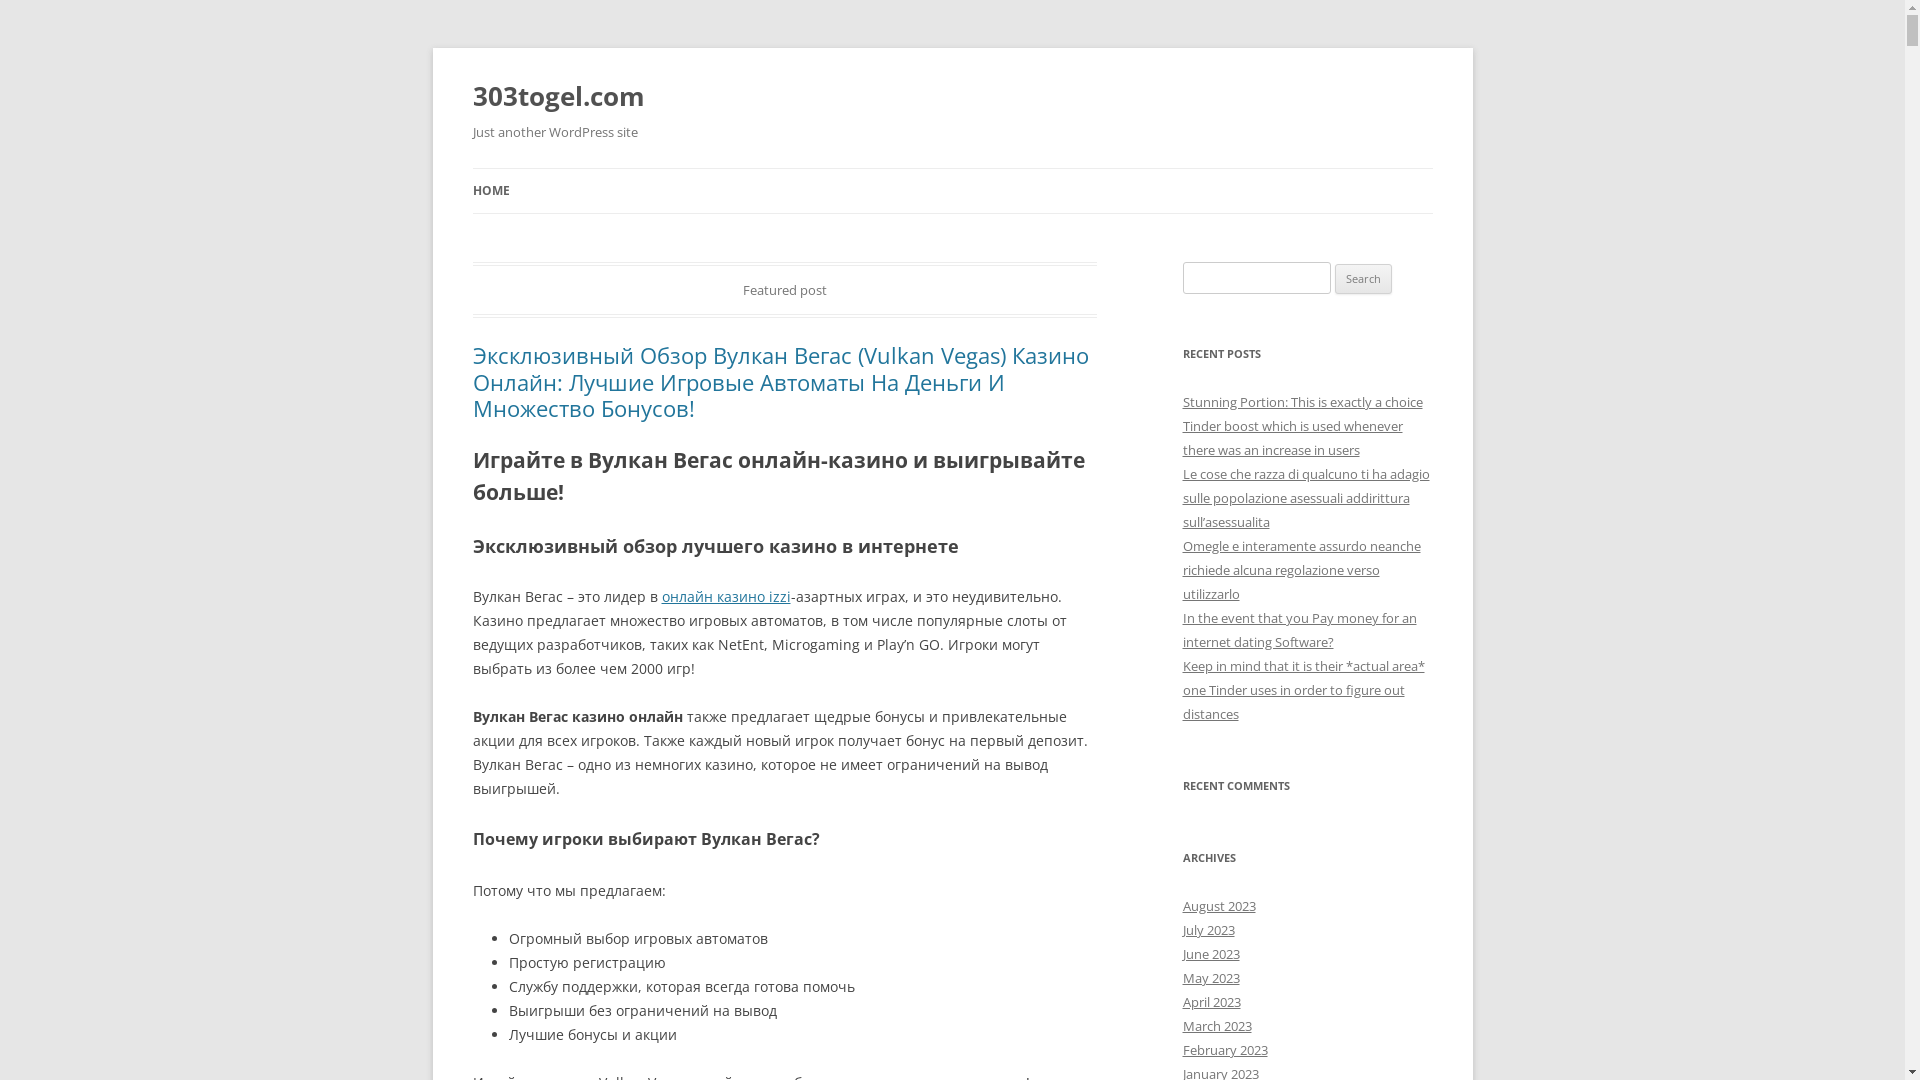 This screenshot has height=1080, width=1920. I want to click on 'June 2023', so click(1209, 952).